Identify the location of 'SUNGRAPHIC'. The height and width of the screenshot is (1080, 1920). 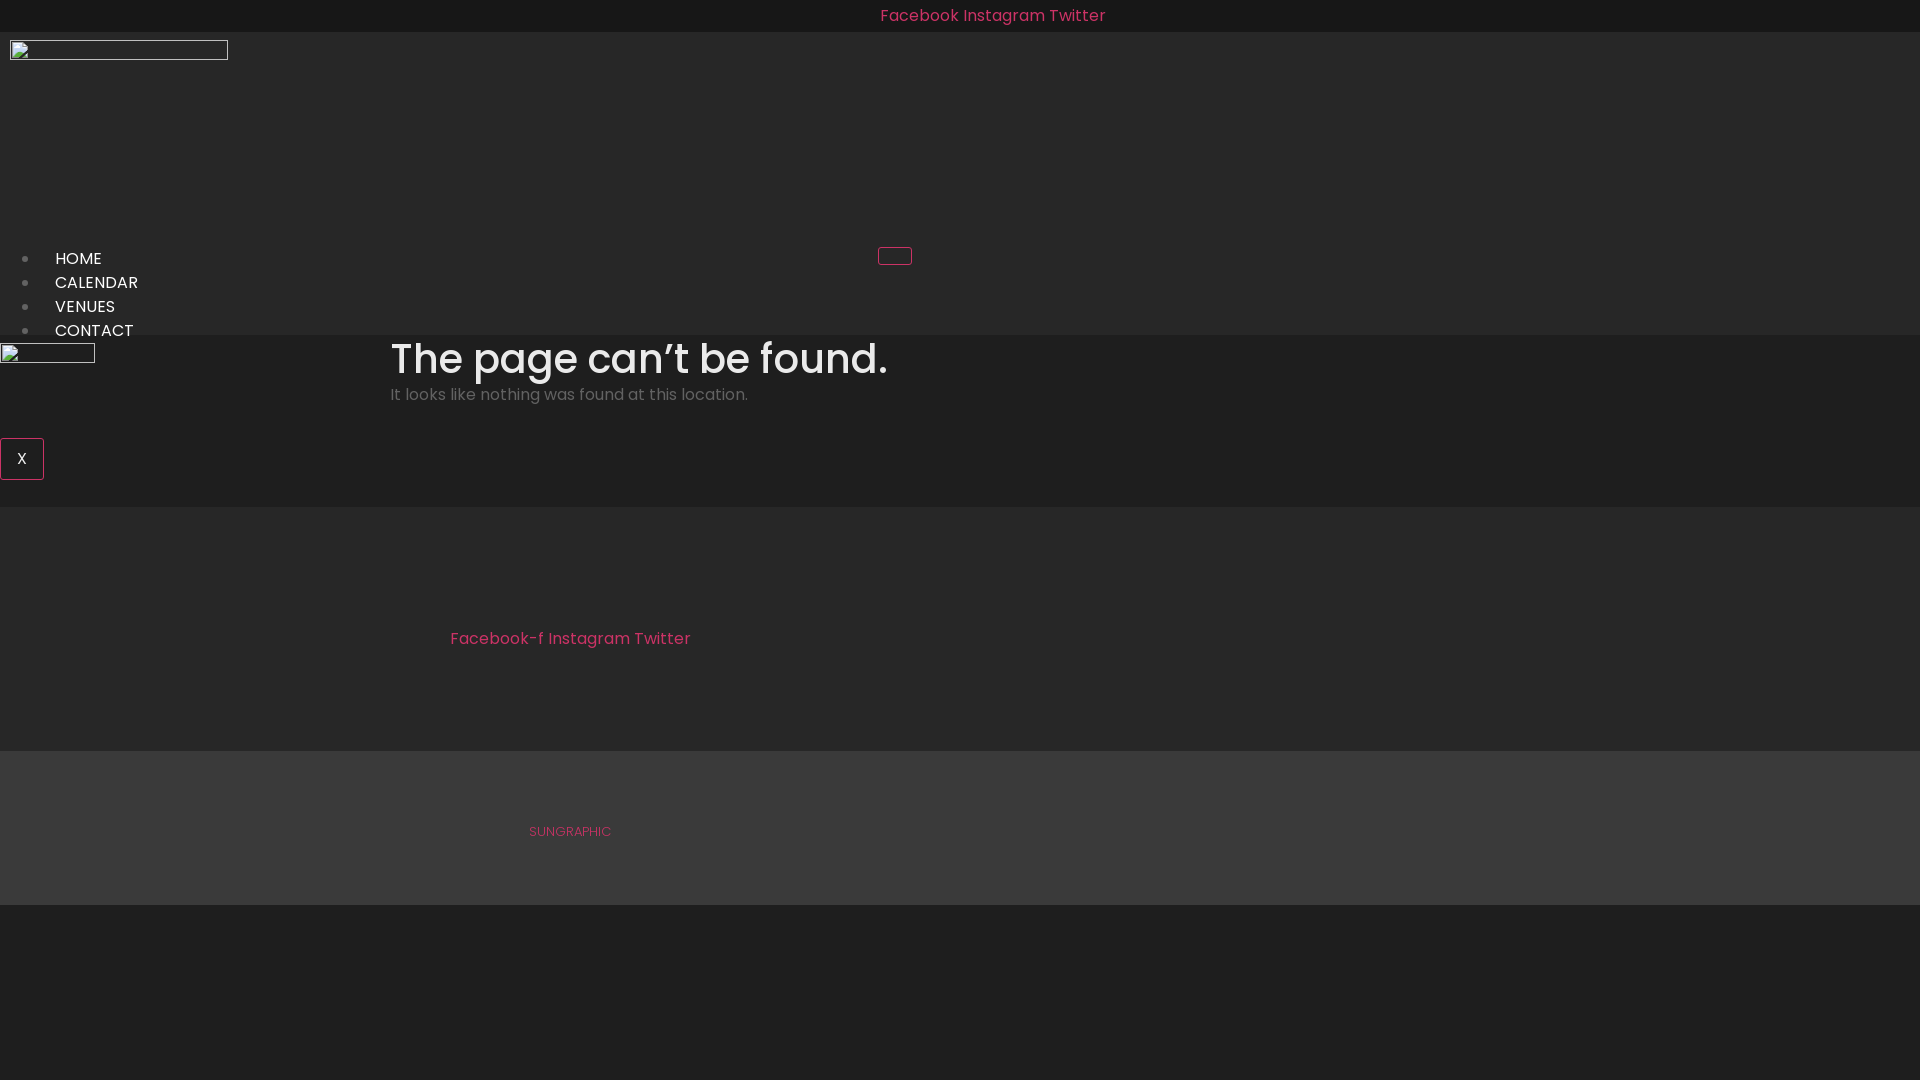
(569, 831).